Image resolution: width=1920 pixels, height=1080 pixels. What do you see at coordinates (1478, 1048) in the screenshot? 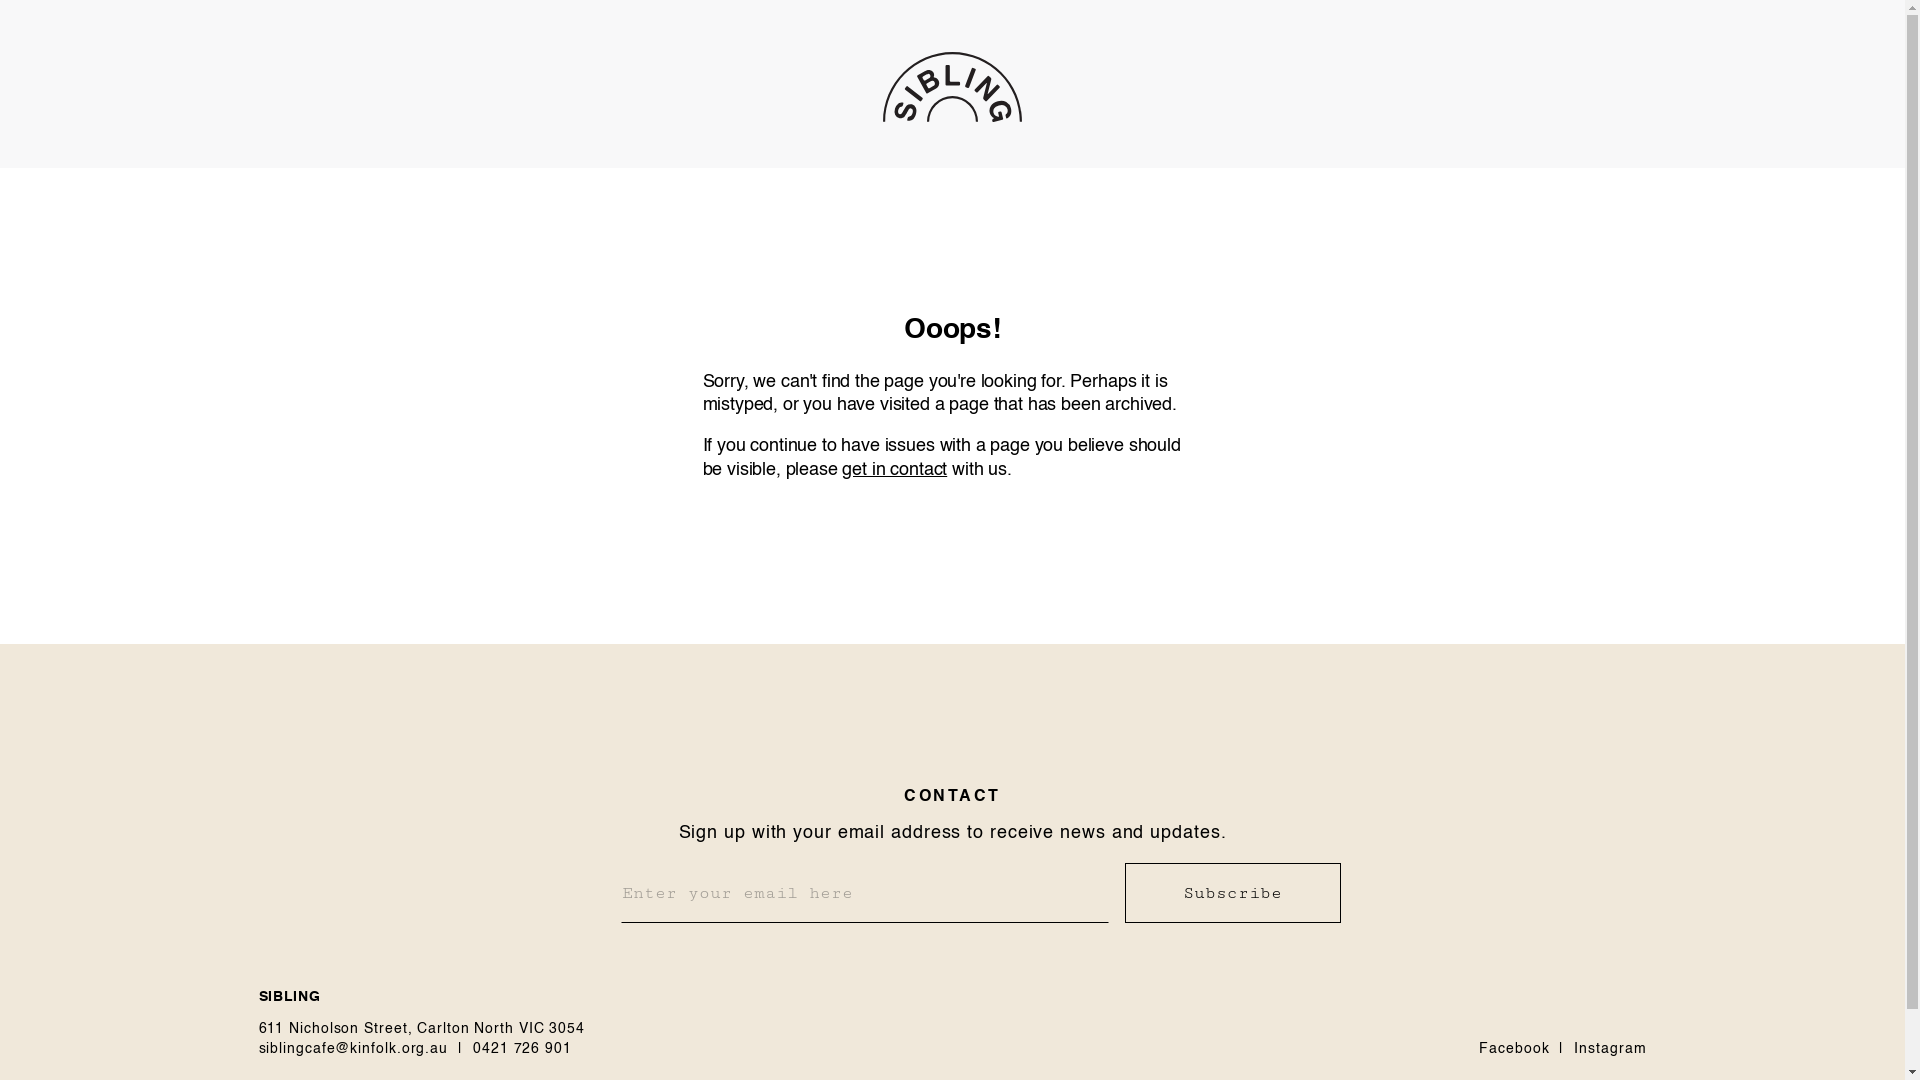
I see `'Facebook'` at bounding box center [1478, 1048].